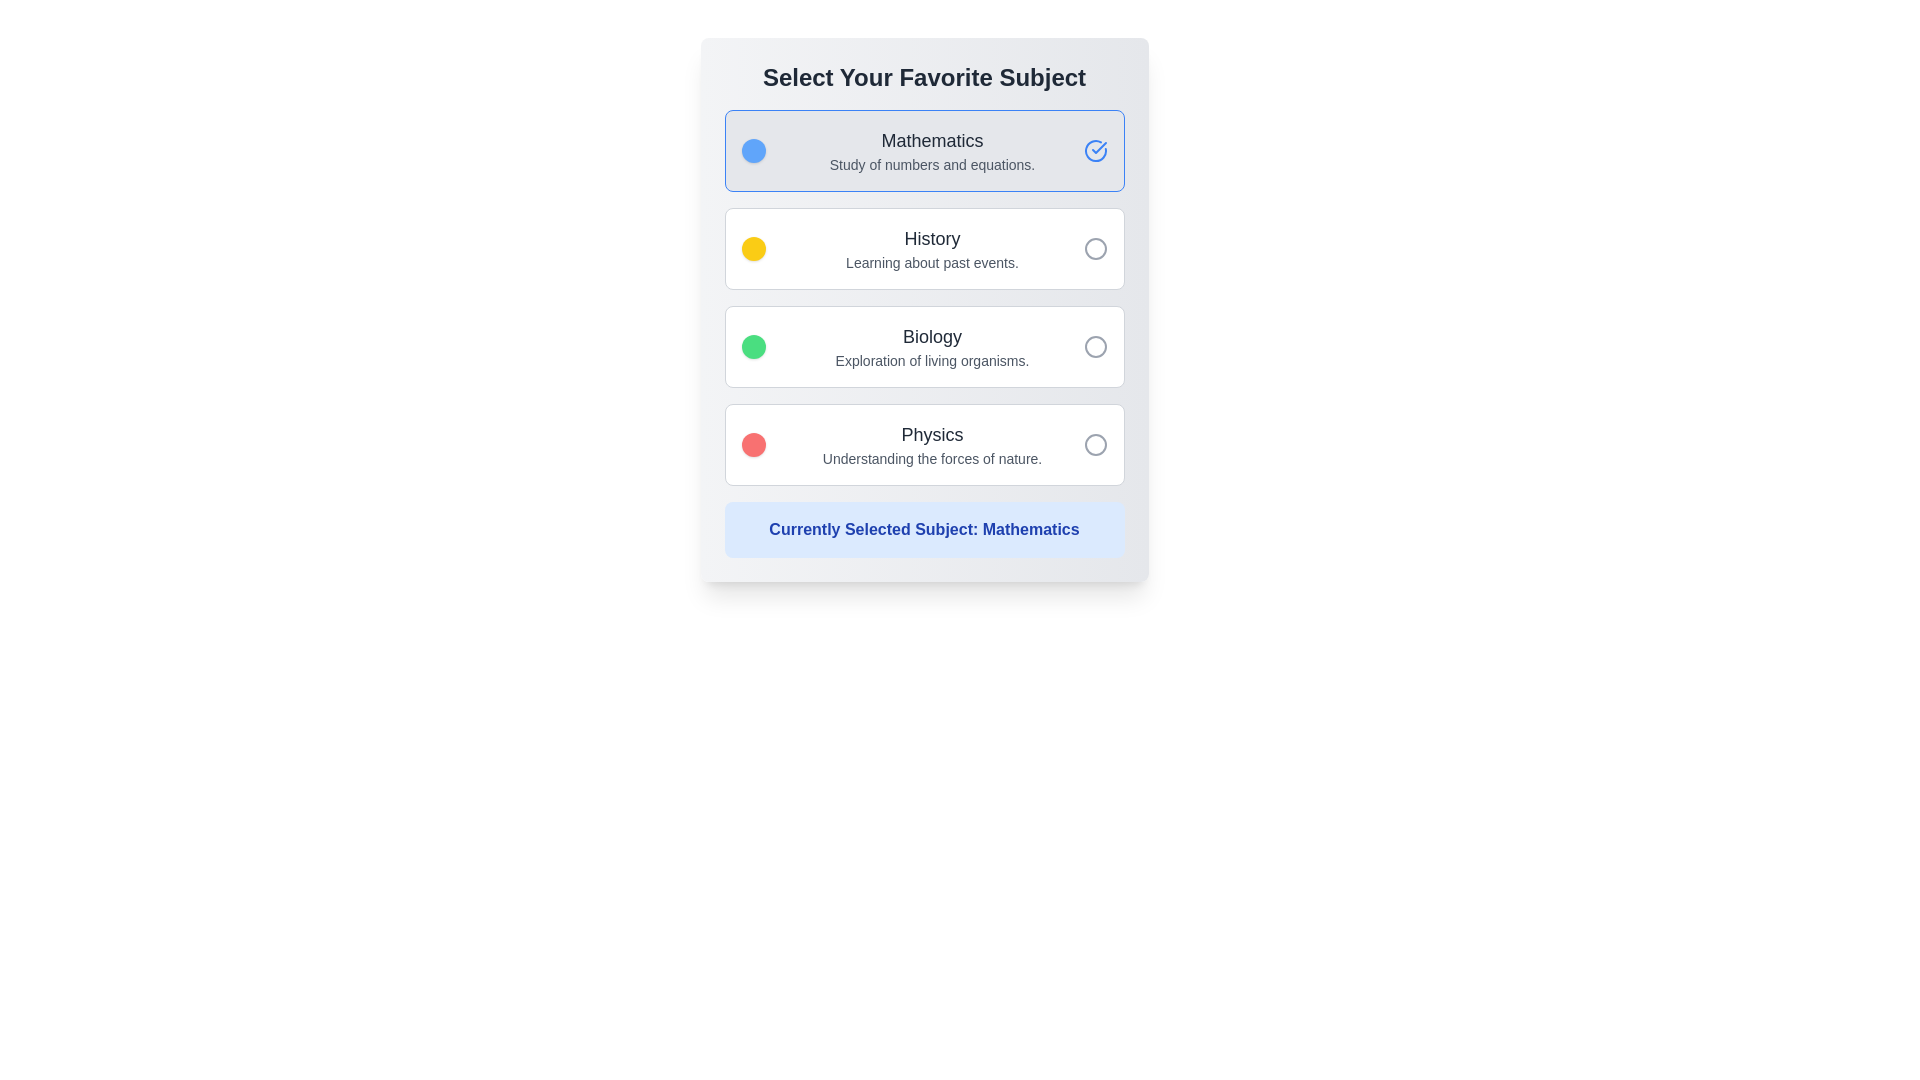 The width and height of the screenshot is (1920, 1080). I want to click on the Text block containing the title and description for 'Mathematics', which is located within the first card of a vertically-stacked list of options, directly below its left-aligned circular icon, so click(931, 149).